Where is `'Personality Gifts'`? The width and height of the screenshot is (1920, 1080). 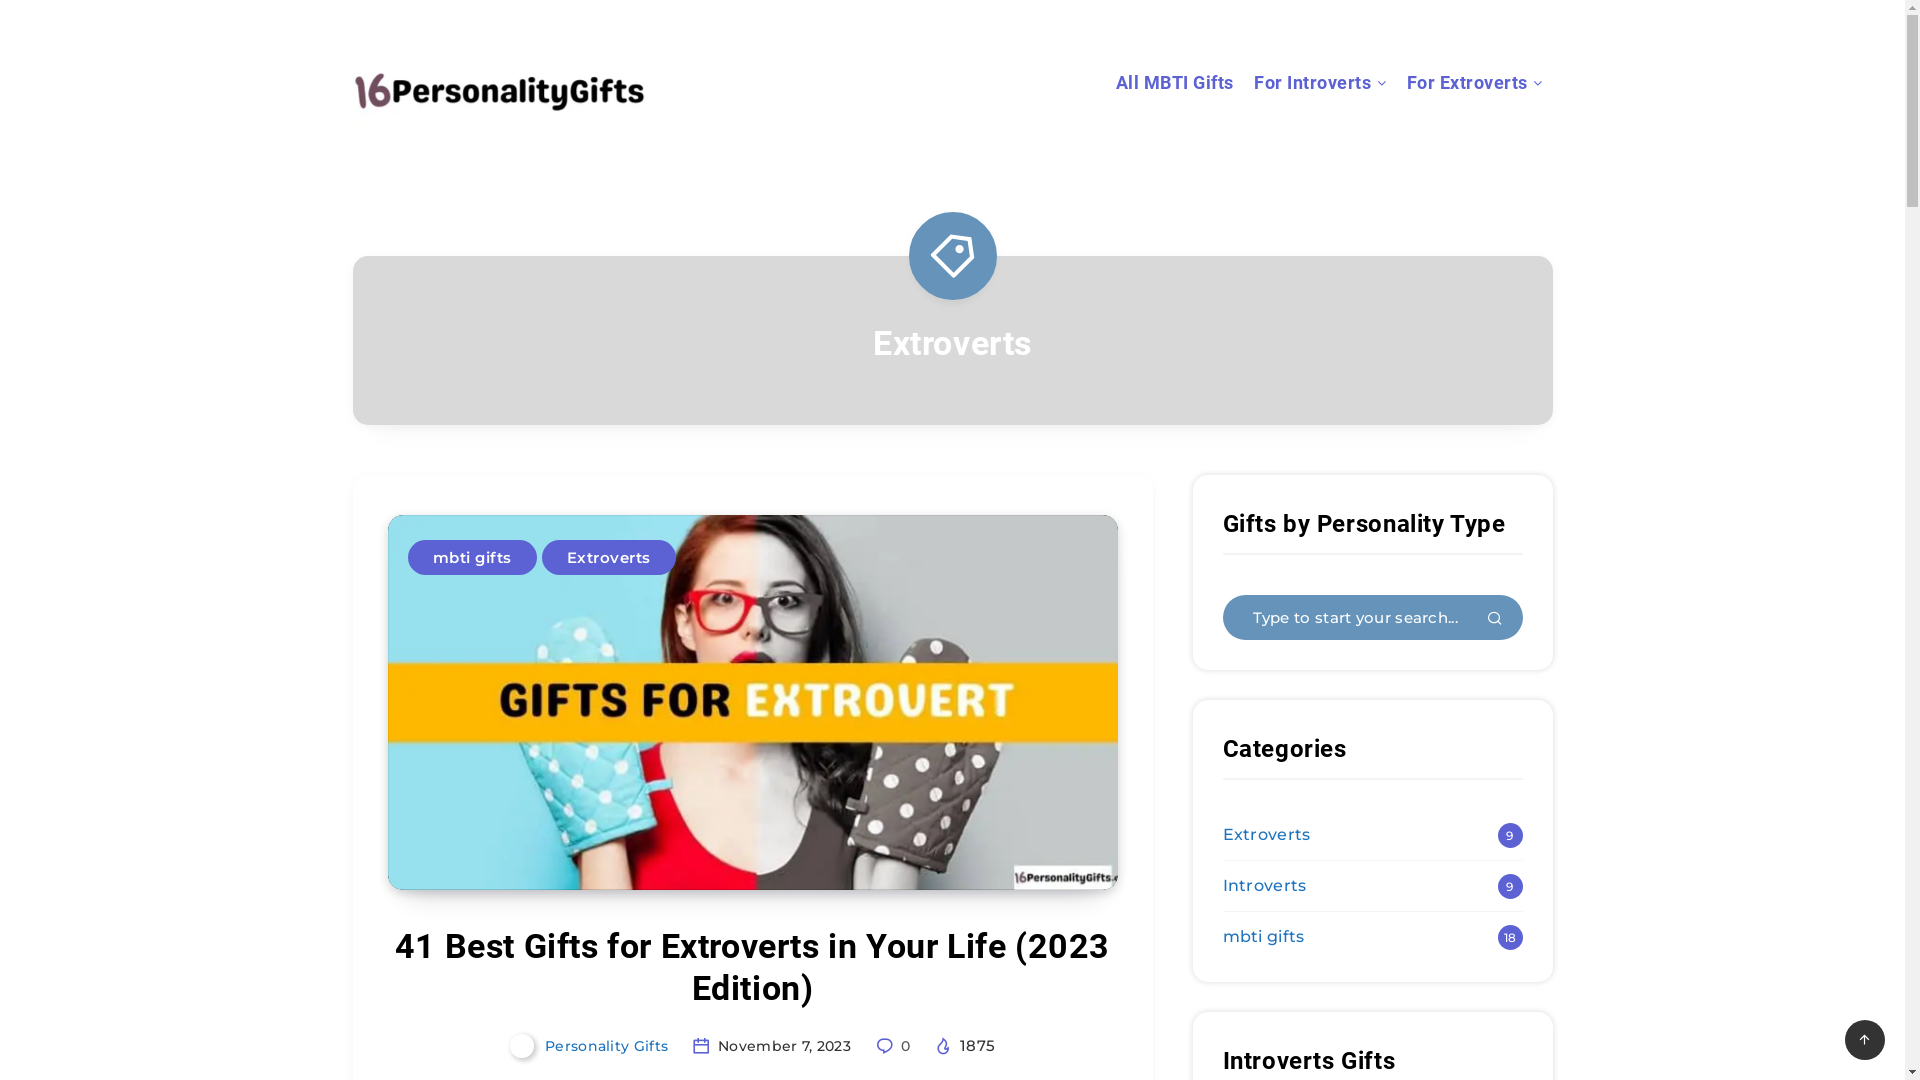
'Personality Gifts' is located at coordinates (509, 1044).